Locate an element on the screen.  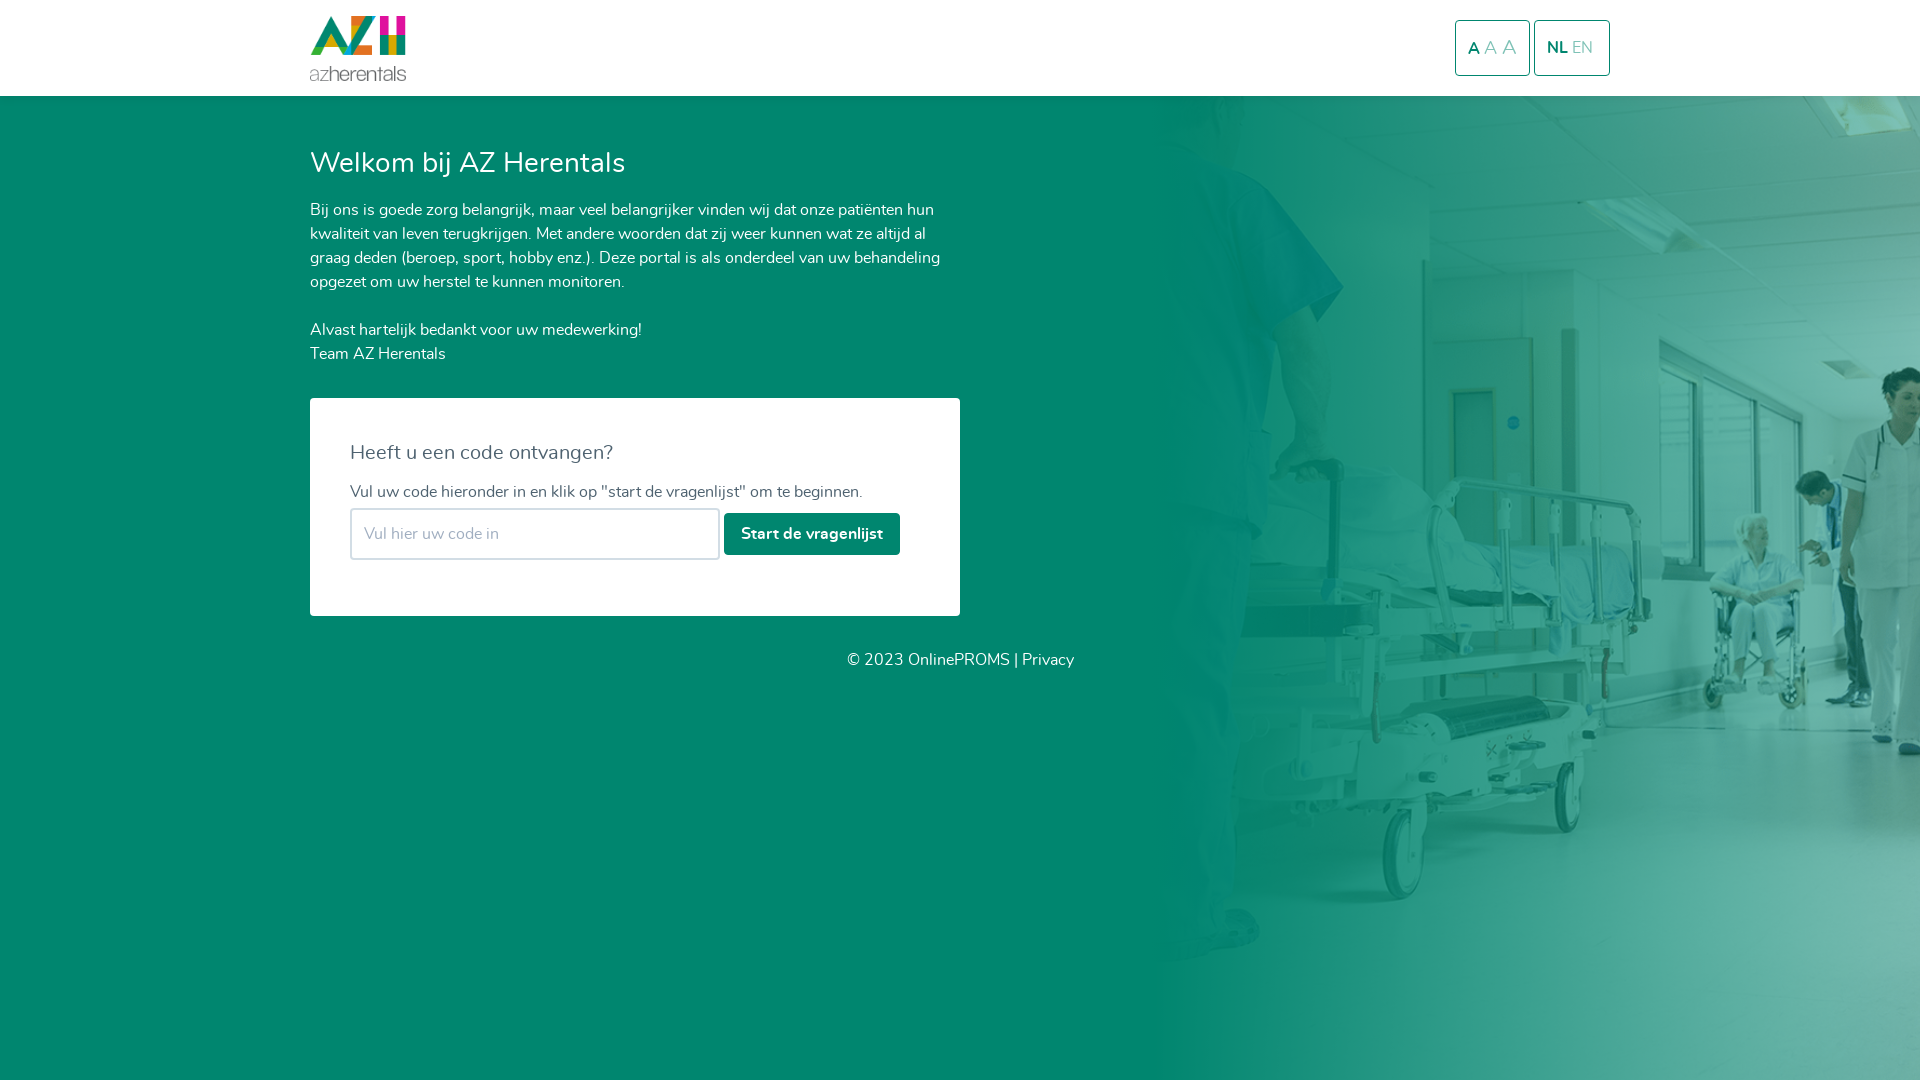
'A' is located at coordinates (1492, 48).